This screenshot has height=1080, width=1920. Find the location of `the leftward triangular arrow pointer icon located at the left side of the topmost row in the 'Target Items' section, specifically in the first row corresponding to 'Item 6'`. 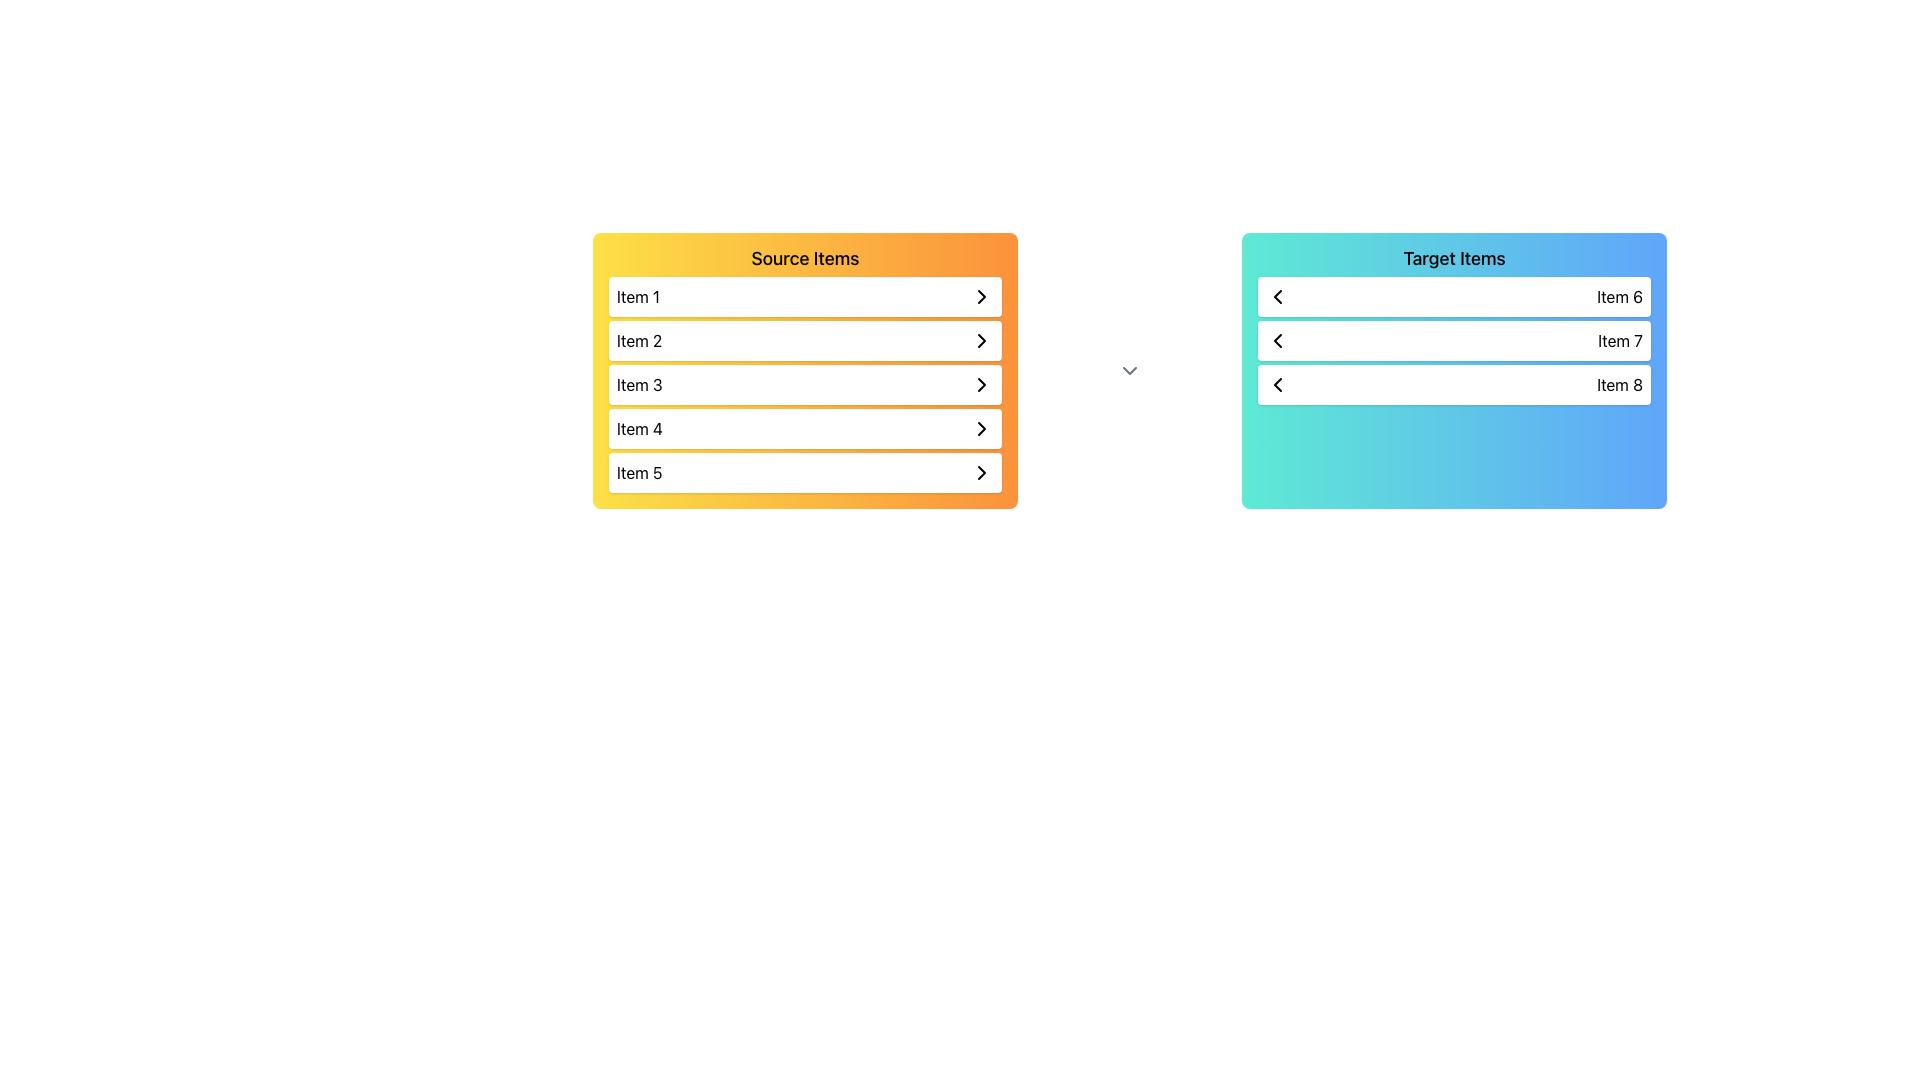

the leftward triangular arrow pointer icon located at the left side of the topmost row in the 'Target Items' section, specifically in the first row corresponding to 'Item 6' is located at coordinates (1276, 297).